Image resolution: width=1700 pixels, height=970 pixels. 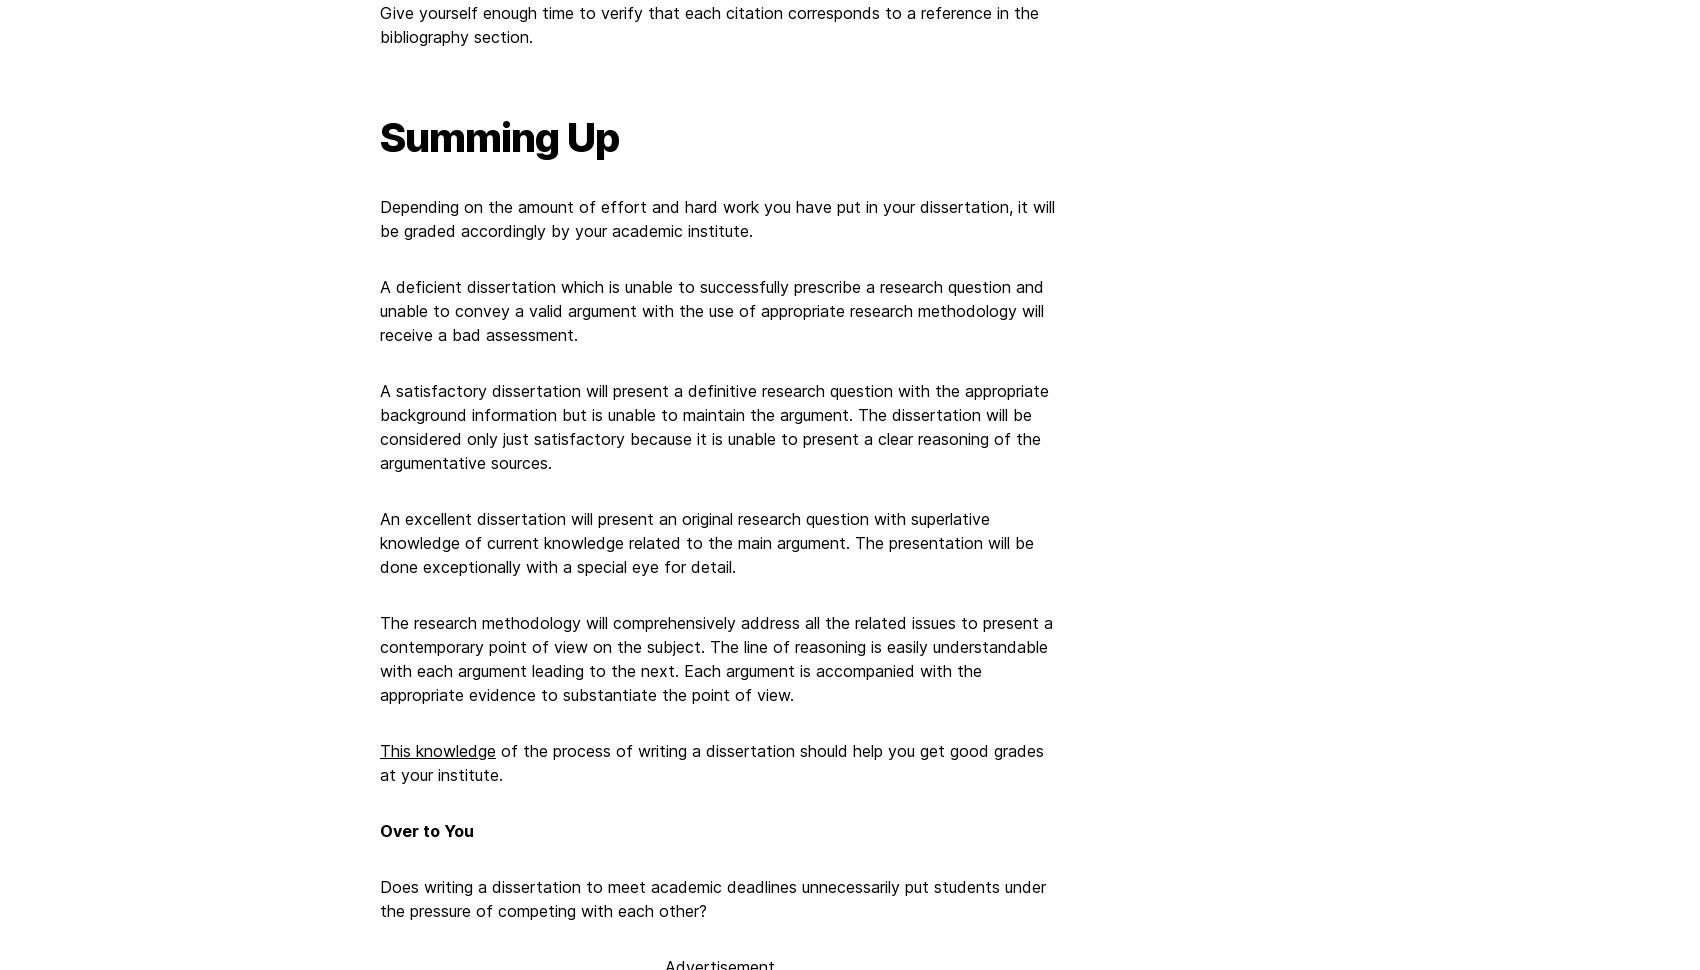 What do you see at coordinates (499, 136) in the screenshot?
I see `'Summing Up'` at bounding box center [499, 136].